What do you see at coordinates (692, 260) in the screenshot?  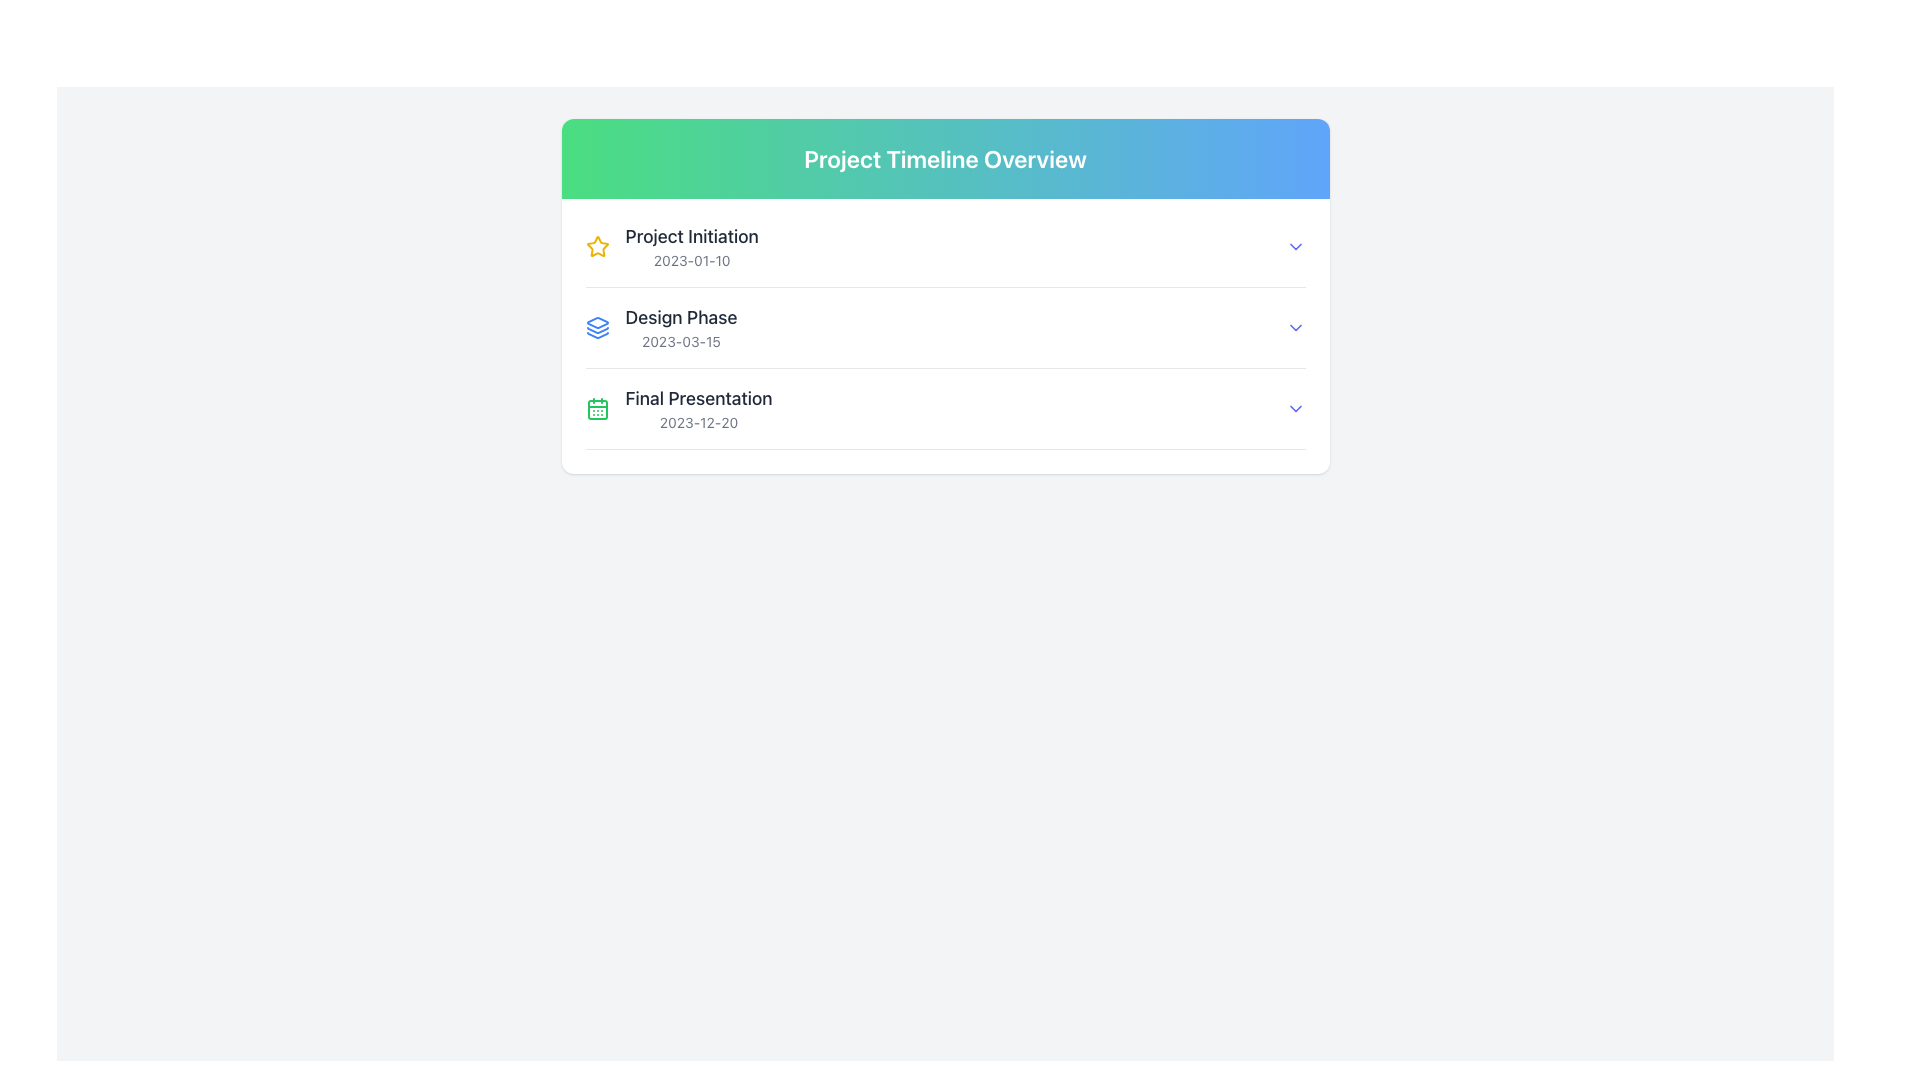 I see `the date text label '2023-01-10' displayed in a small grayish font beneath the title 'Project Initiation'` at bounding box center [692, 260].